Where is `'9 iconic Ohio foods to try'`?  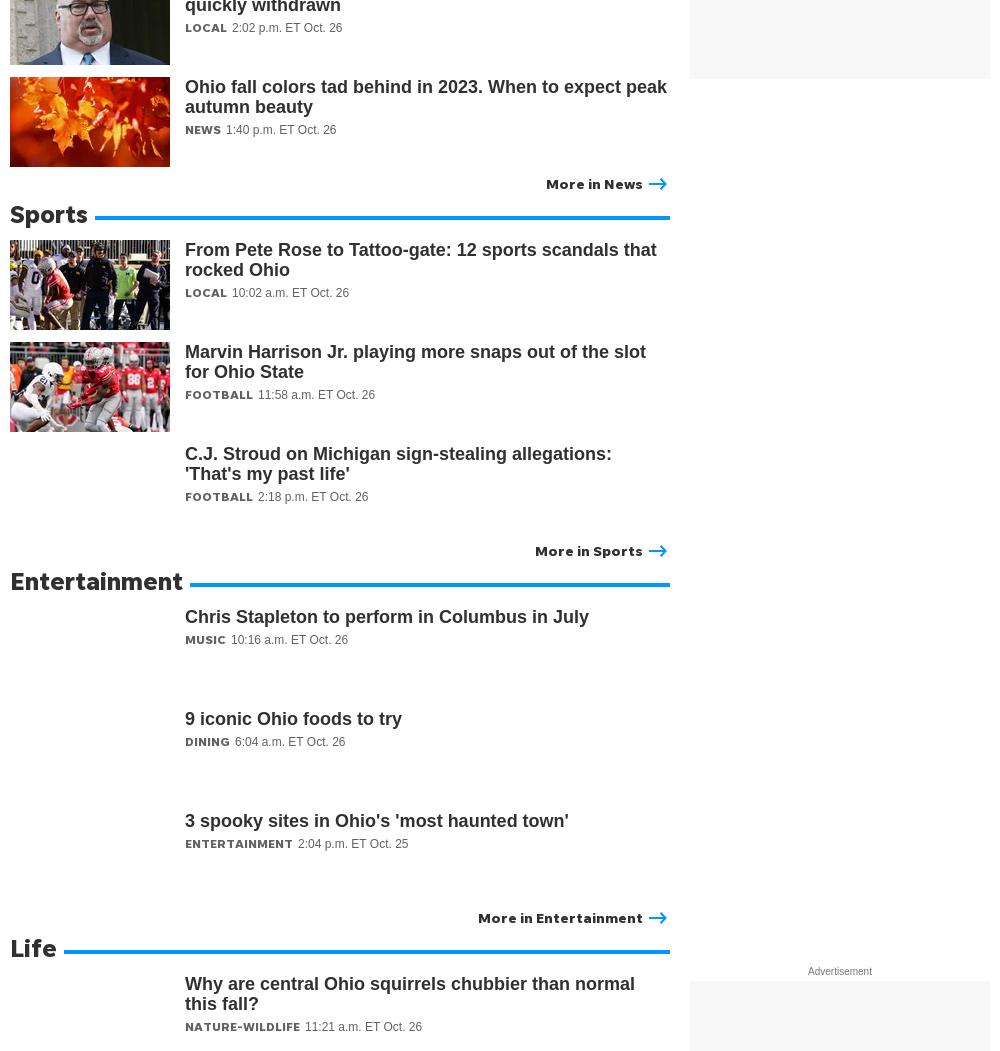
'9 iconic Ohio foods to try' is located at coordinates (296, 717).